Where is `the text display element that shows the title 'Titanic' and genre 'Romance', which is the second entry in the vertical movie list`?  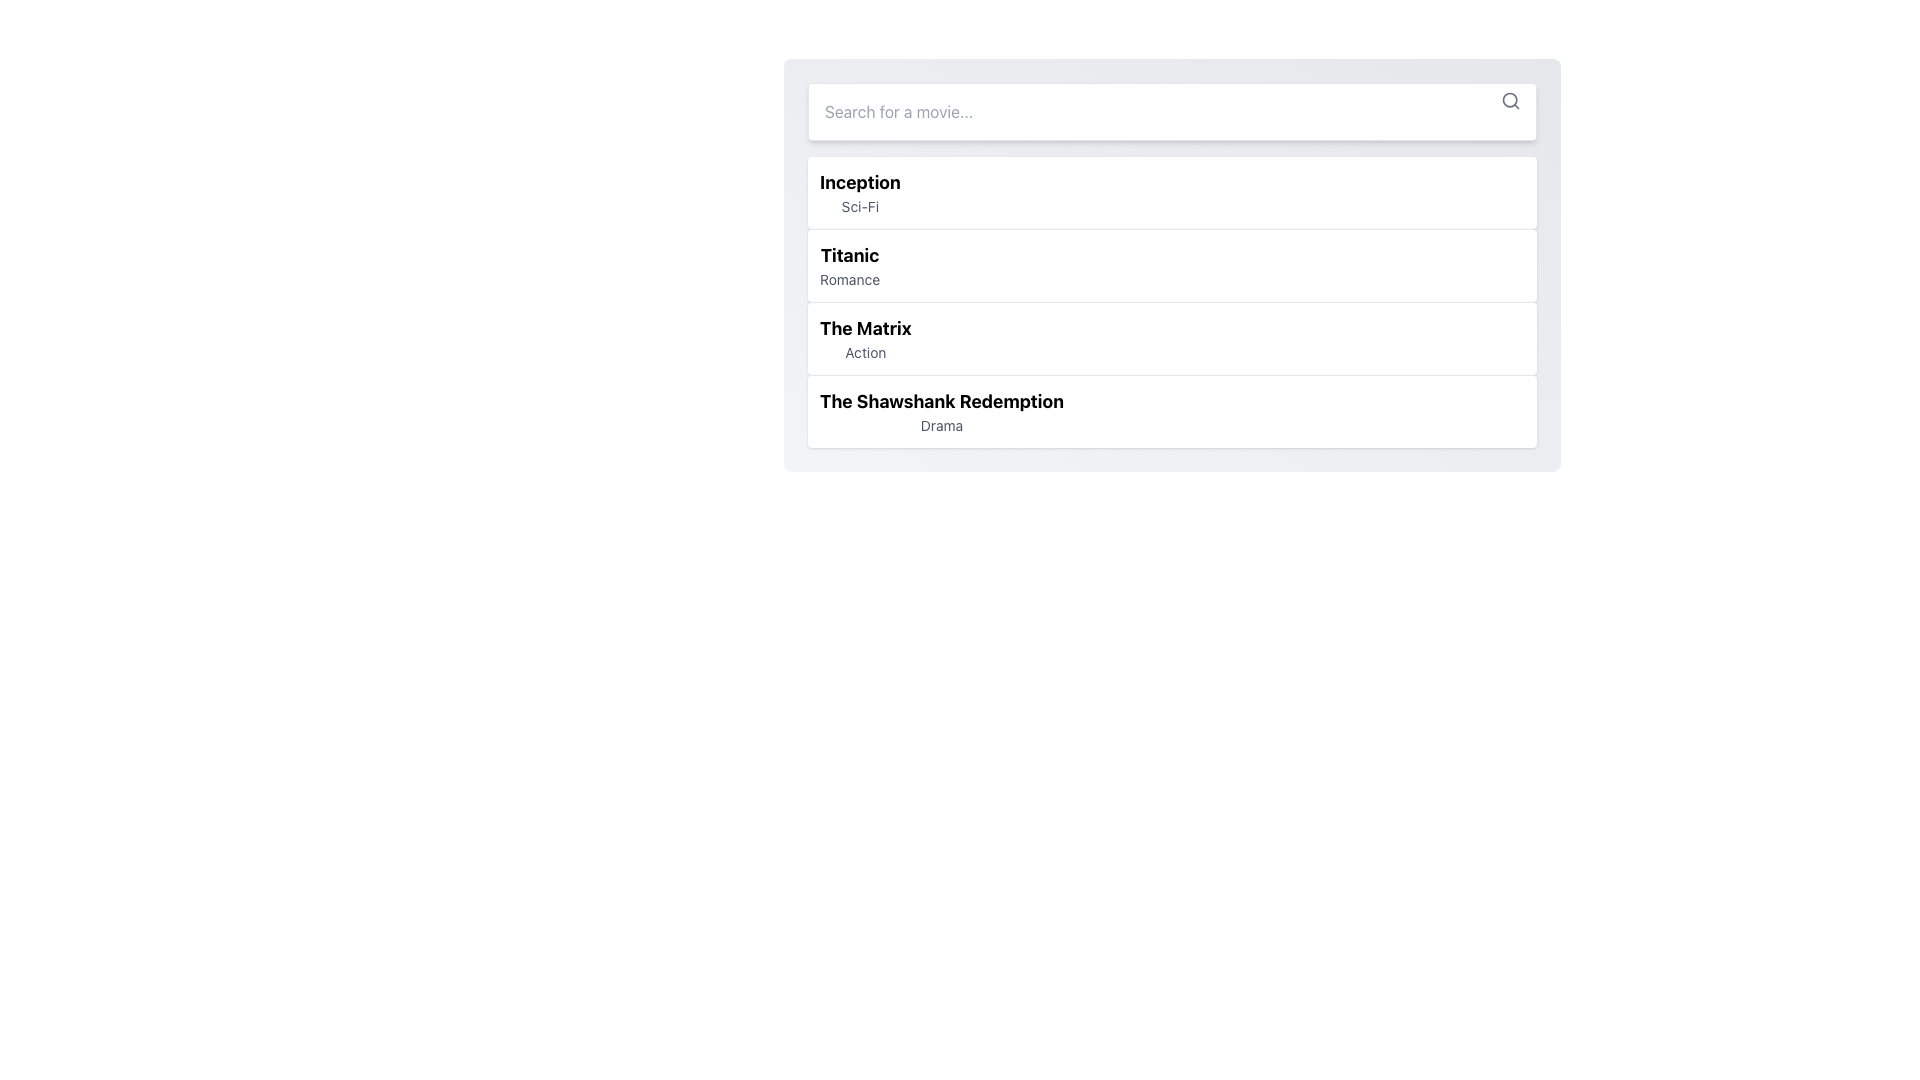
the text display element that shows the title 'Titanic' and genre 'Romance', which is the second entry in the vertical movie list is located at coordinates (849, 265).